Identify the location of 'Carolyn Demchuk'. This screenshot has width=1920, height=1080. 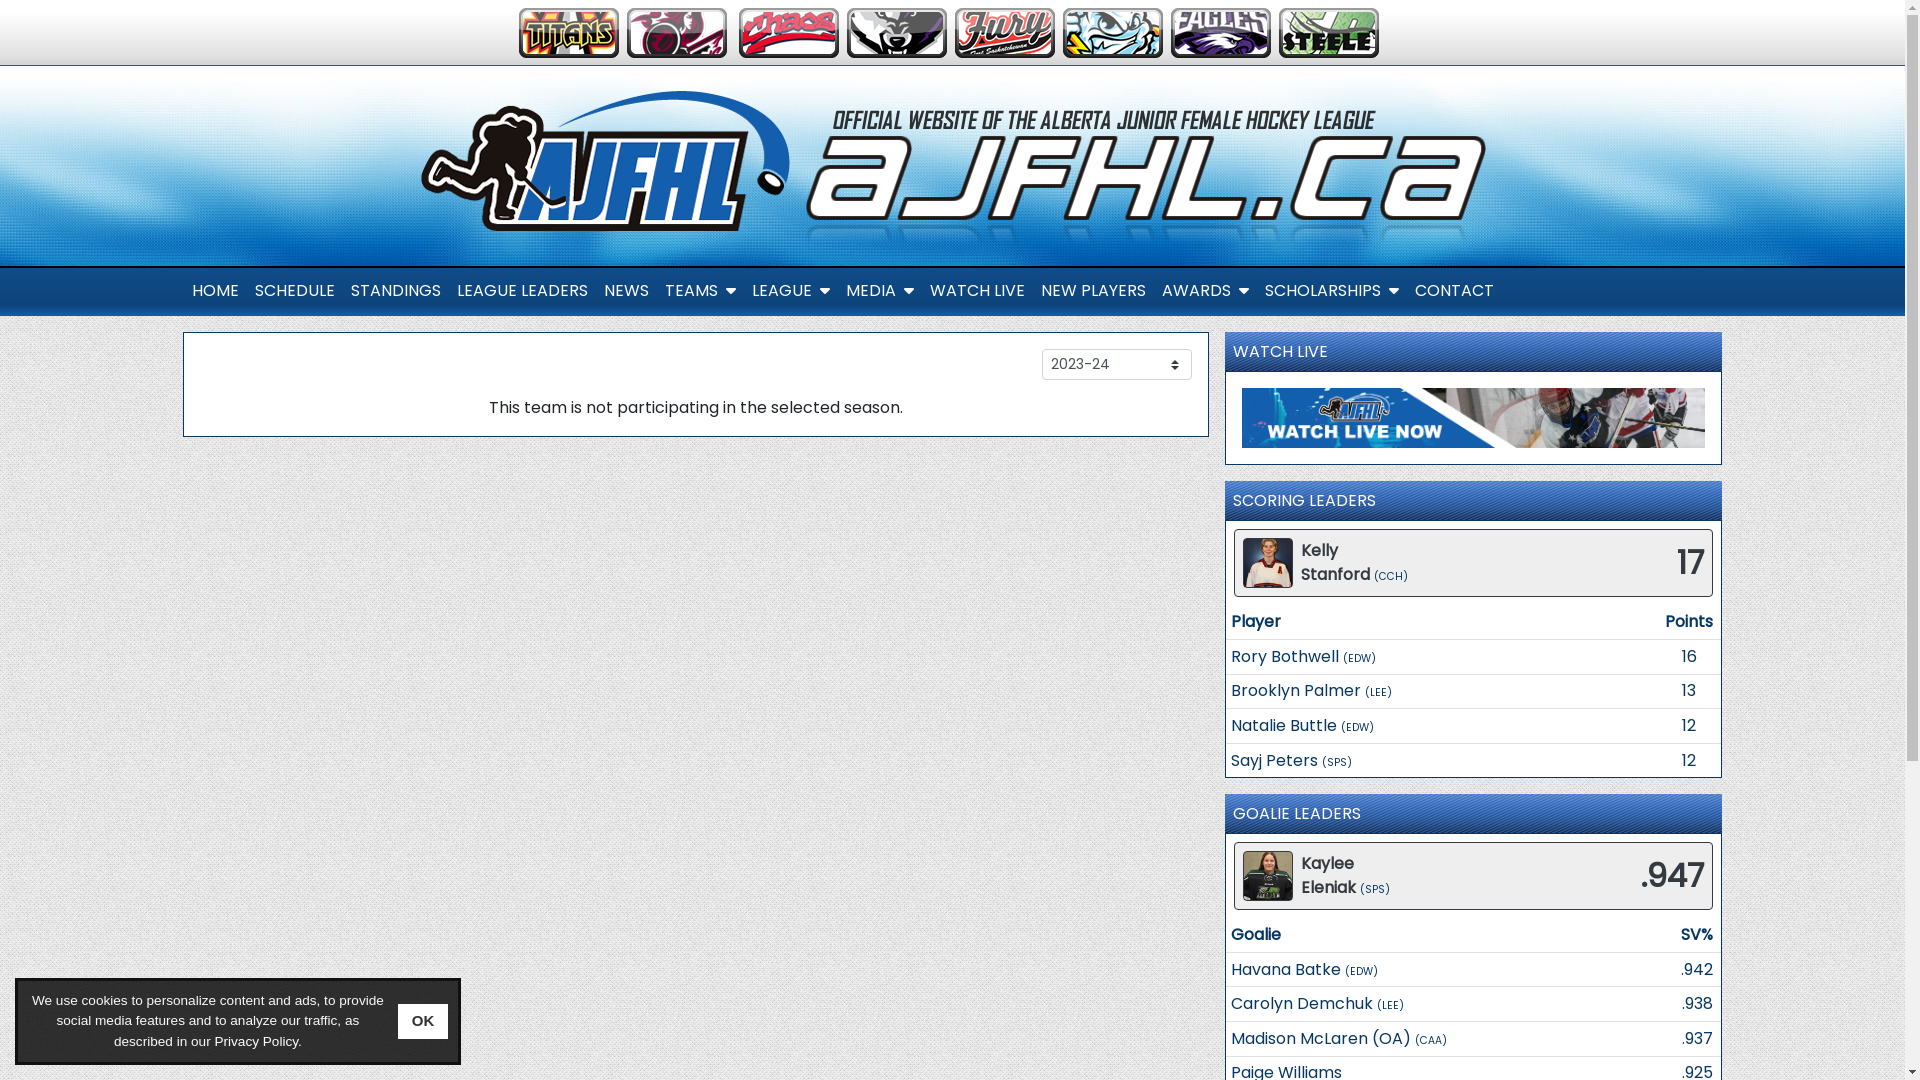
(1229, 1003).